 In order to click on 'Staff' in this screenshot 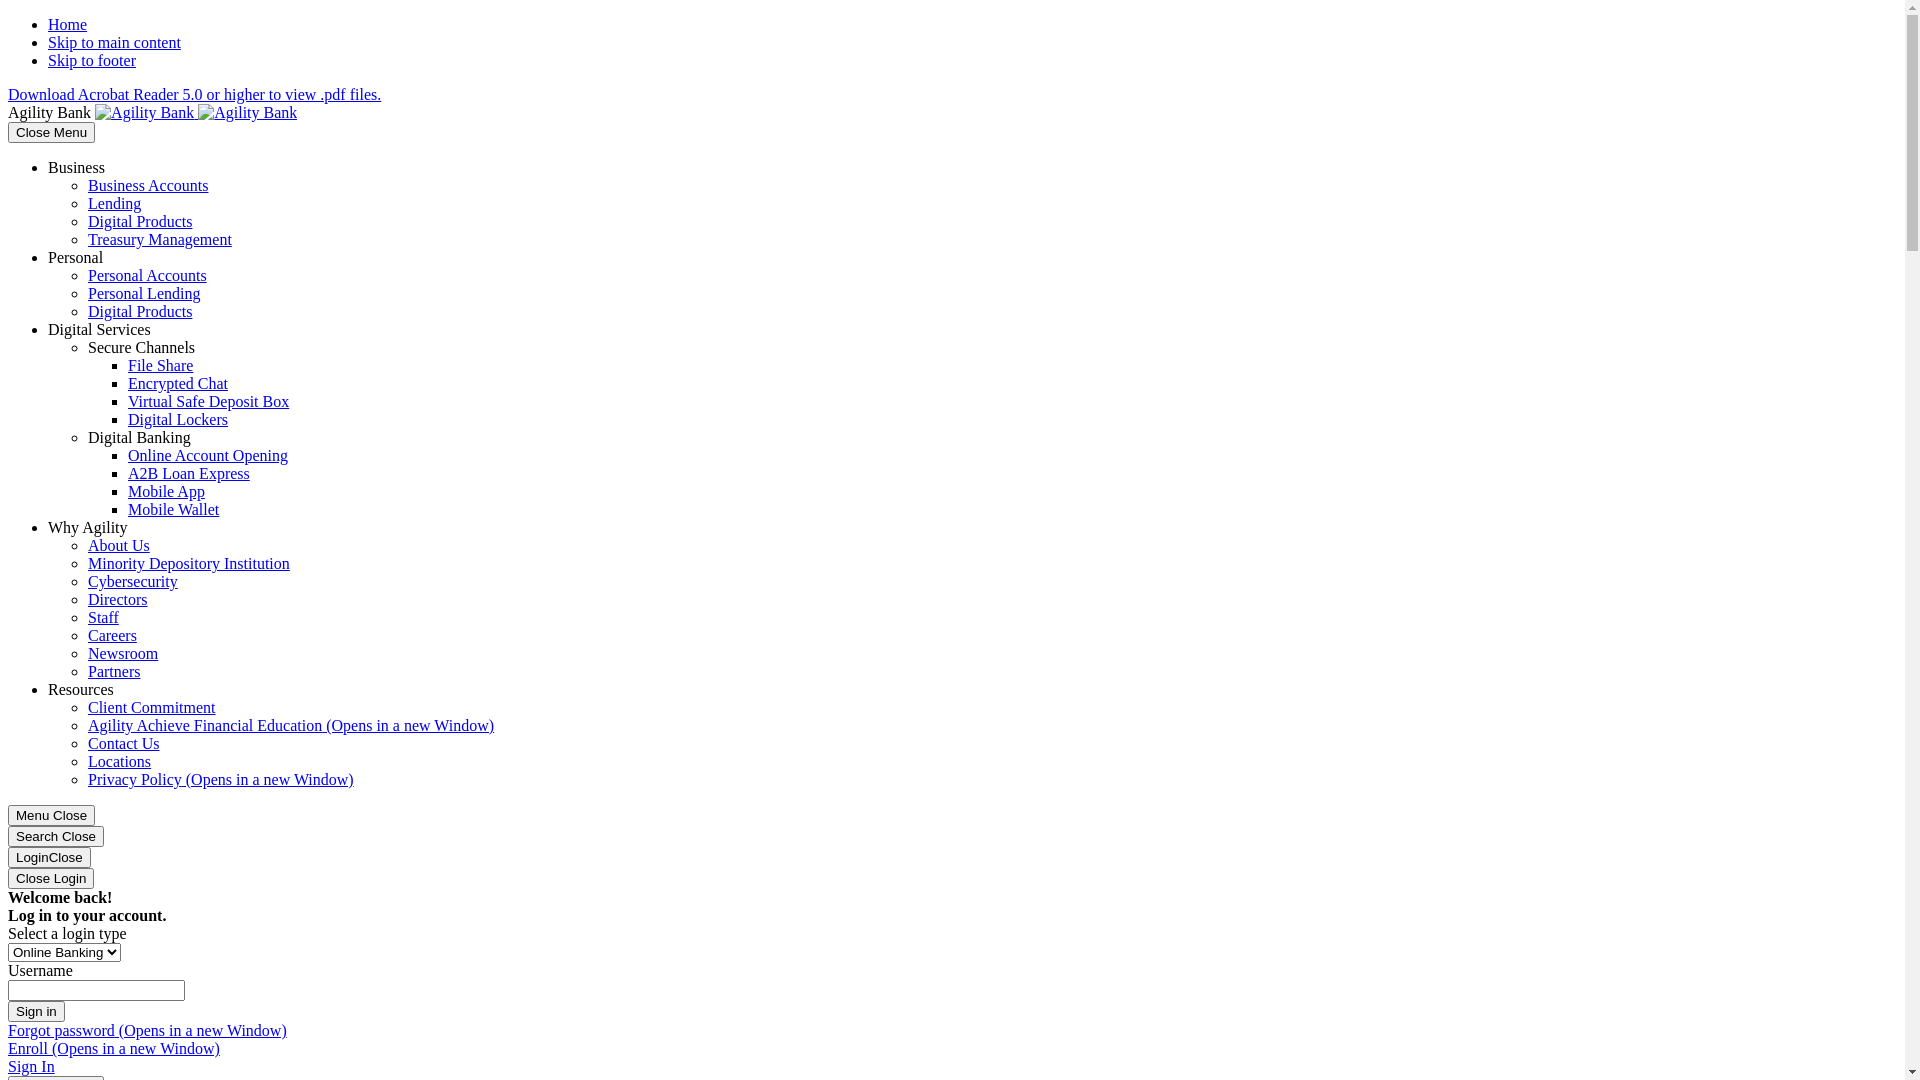, I will do `click(102, 616)`.